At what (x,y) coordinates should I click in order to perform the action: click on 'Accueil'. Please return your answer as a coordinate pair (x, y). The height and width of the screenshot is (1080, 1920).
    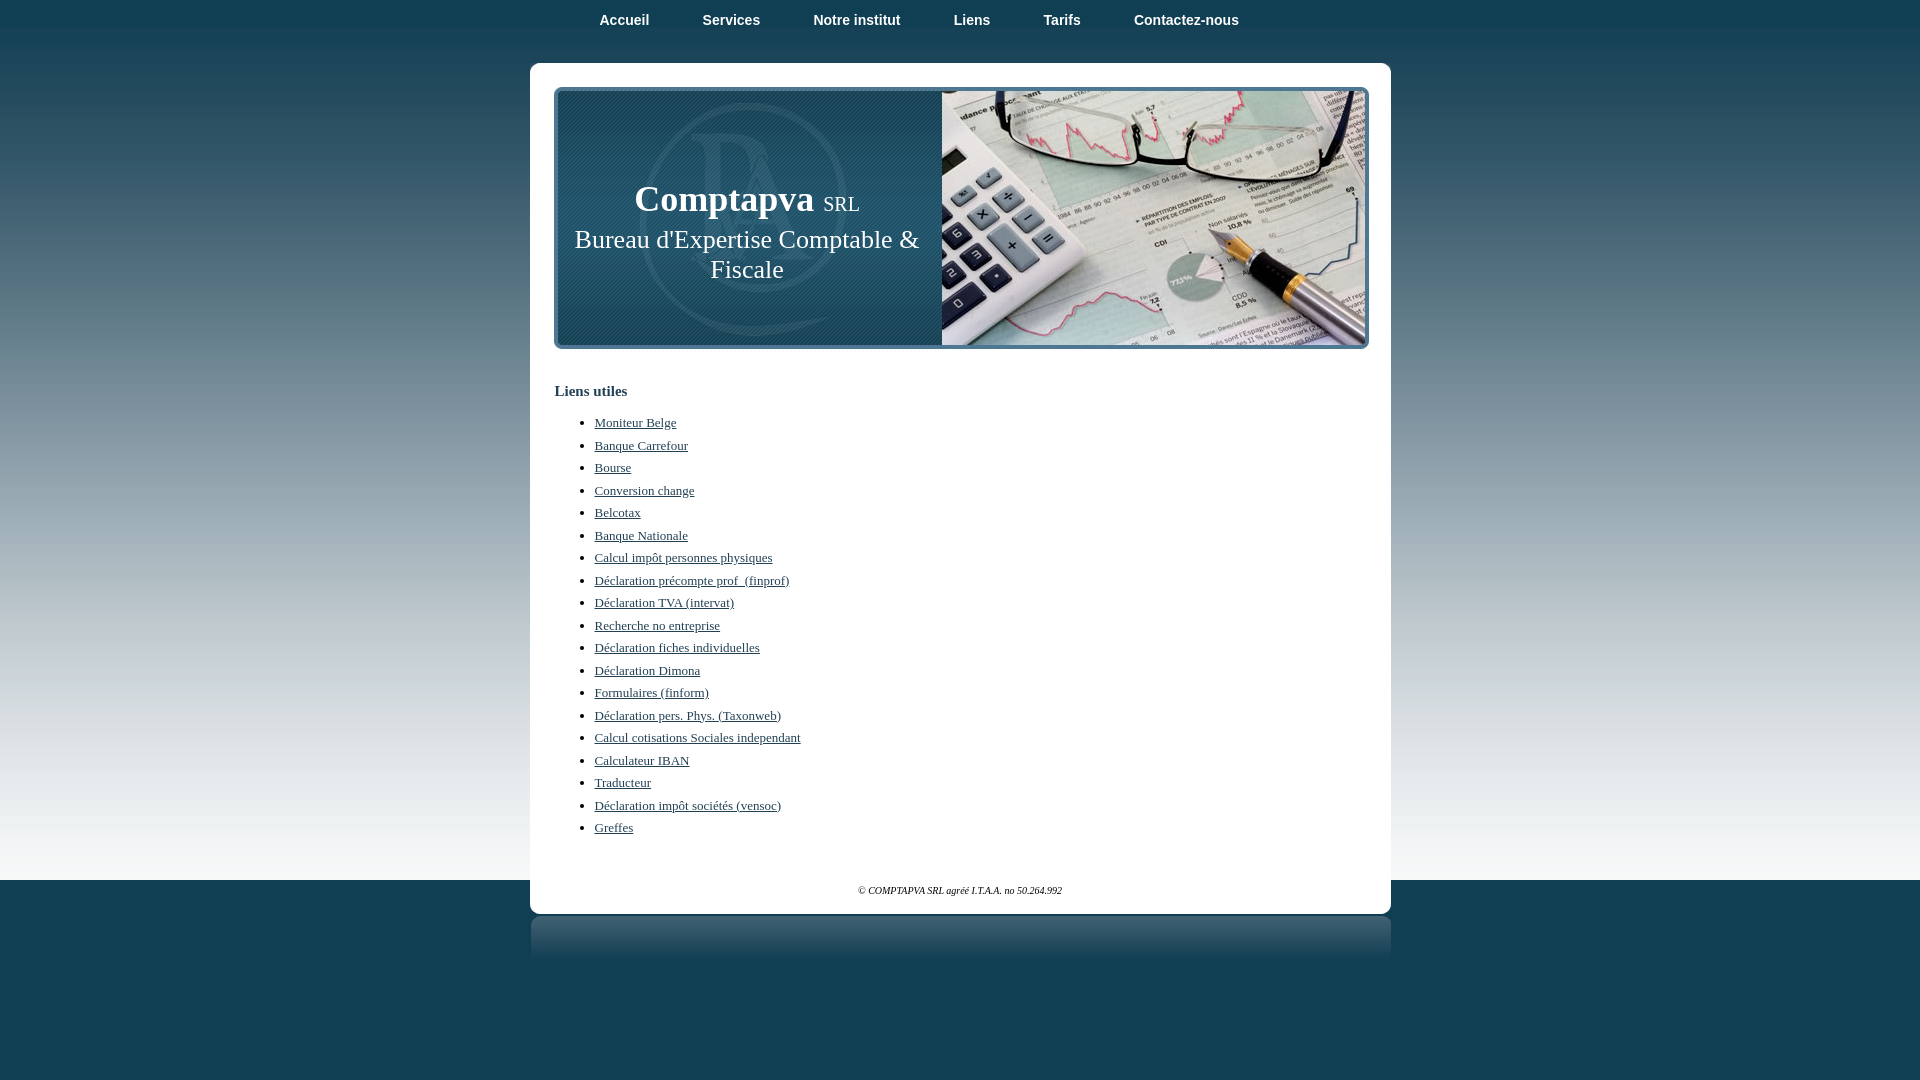
    Looking at the image, I should click on (623, 19).